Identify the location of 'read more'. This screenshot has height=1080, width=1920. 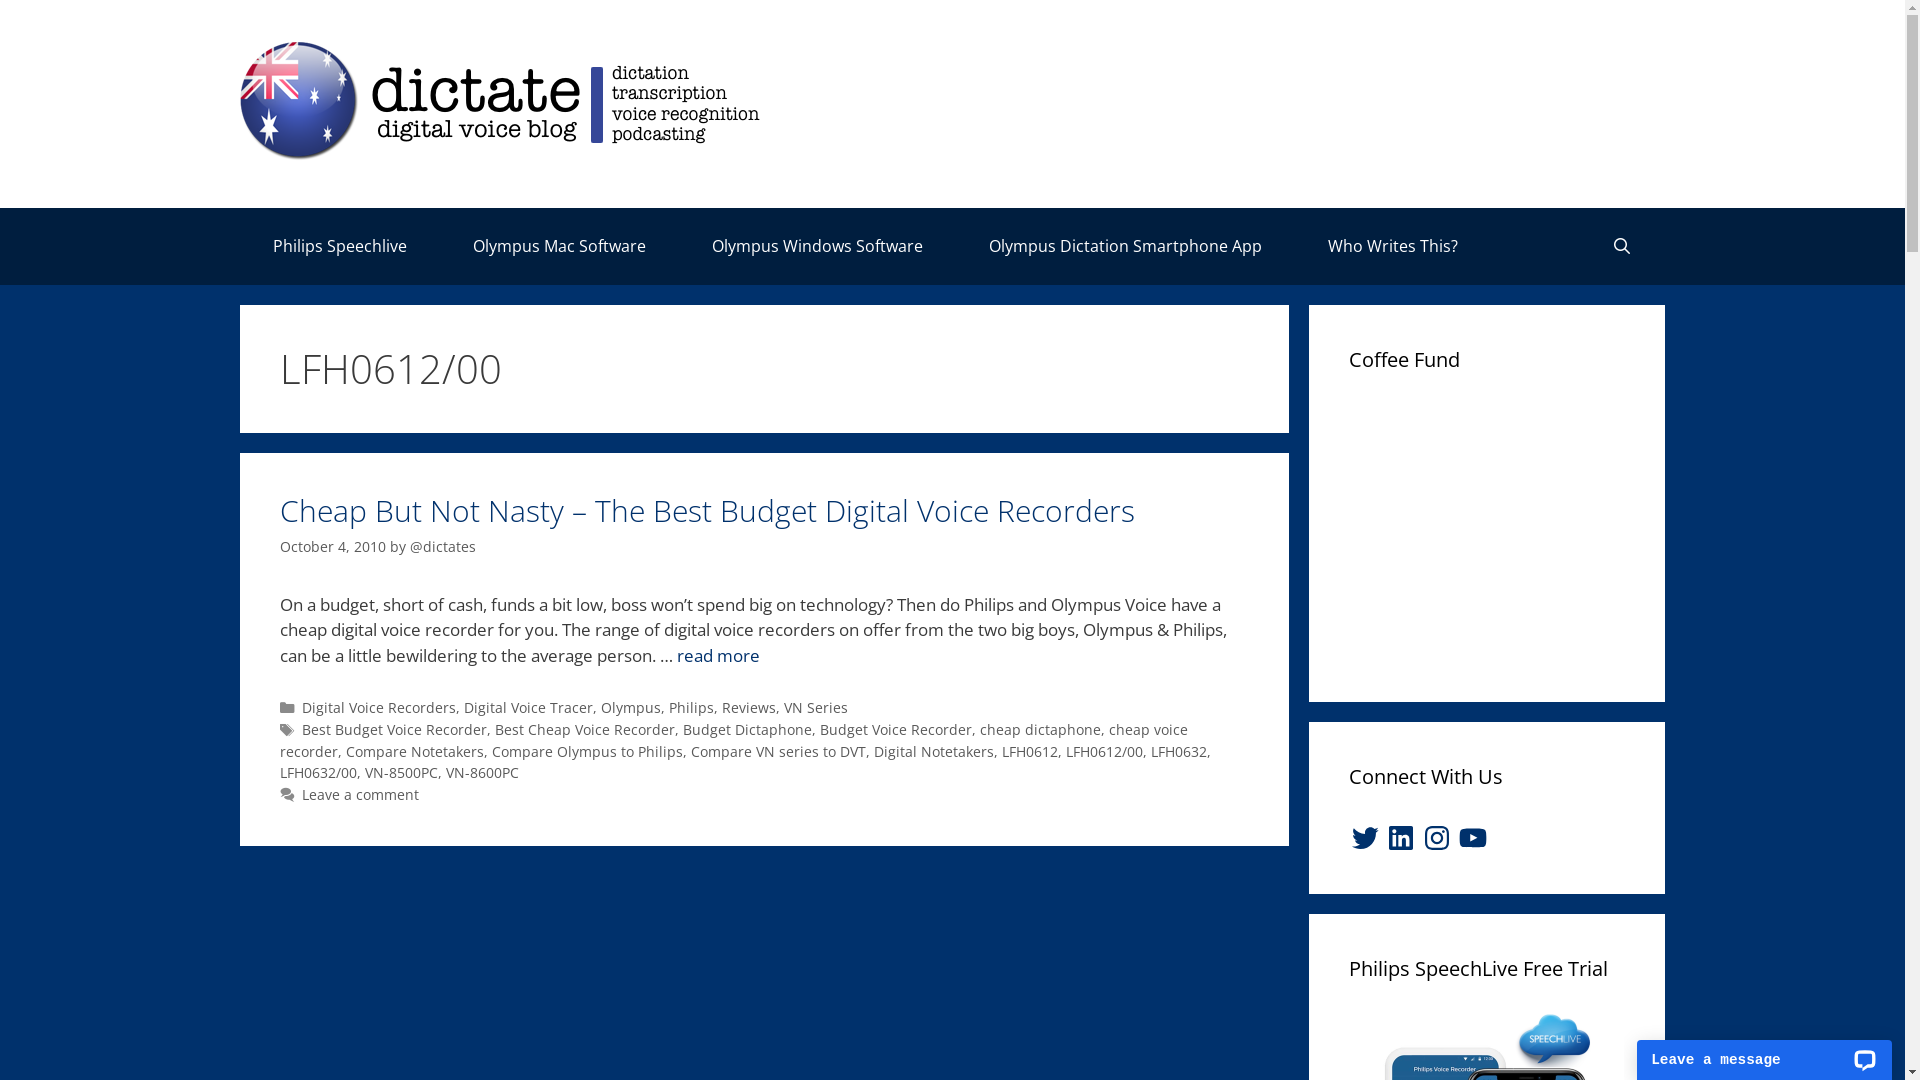
(718, 655).